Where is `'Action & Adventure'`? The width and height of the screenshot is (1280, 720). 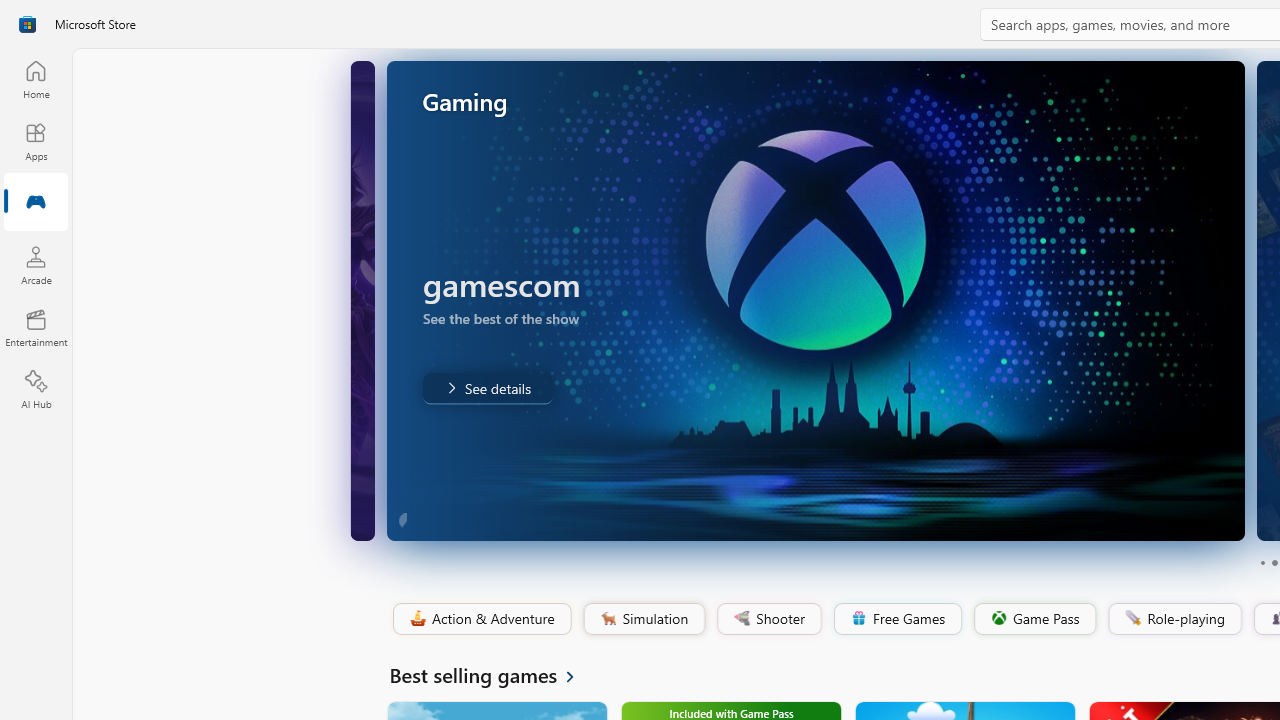 'Action & Adventure' is located at coordinates (480, 618).